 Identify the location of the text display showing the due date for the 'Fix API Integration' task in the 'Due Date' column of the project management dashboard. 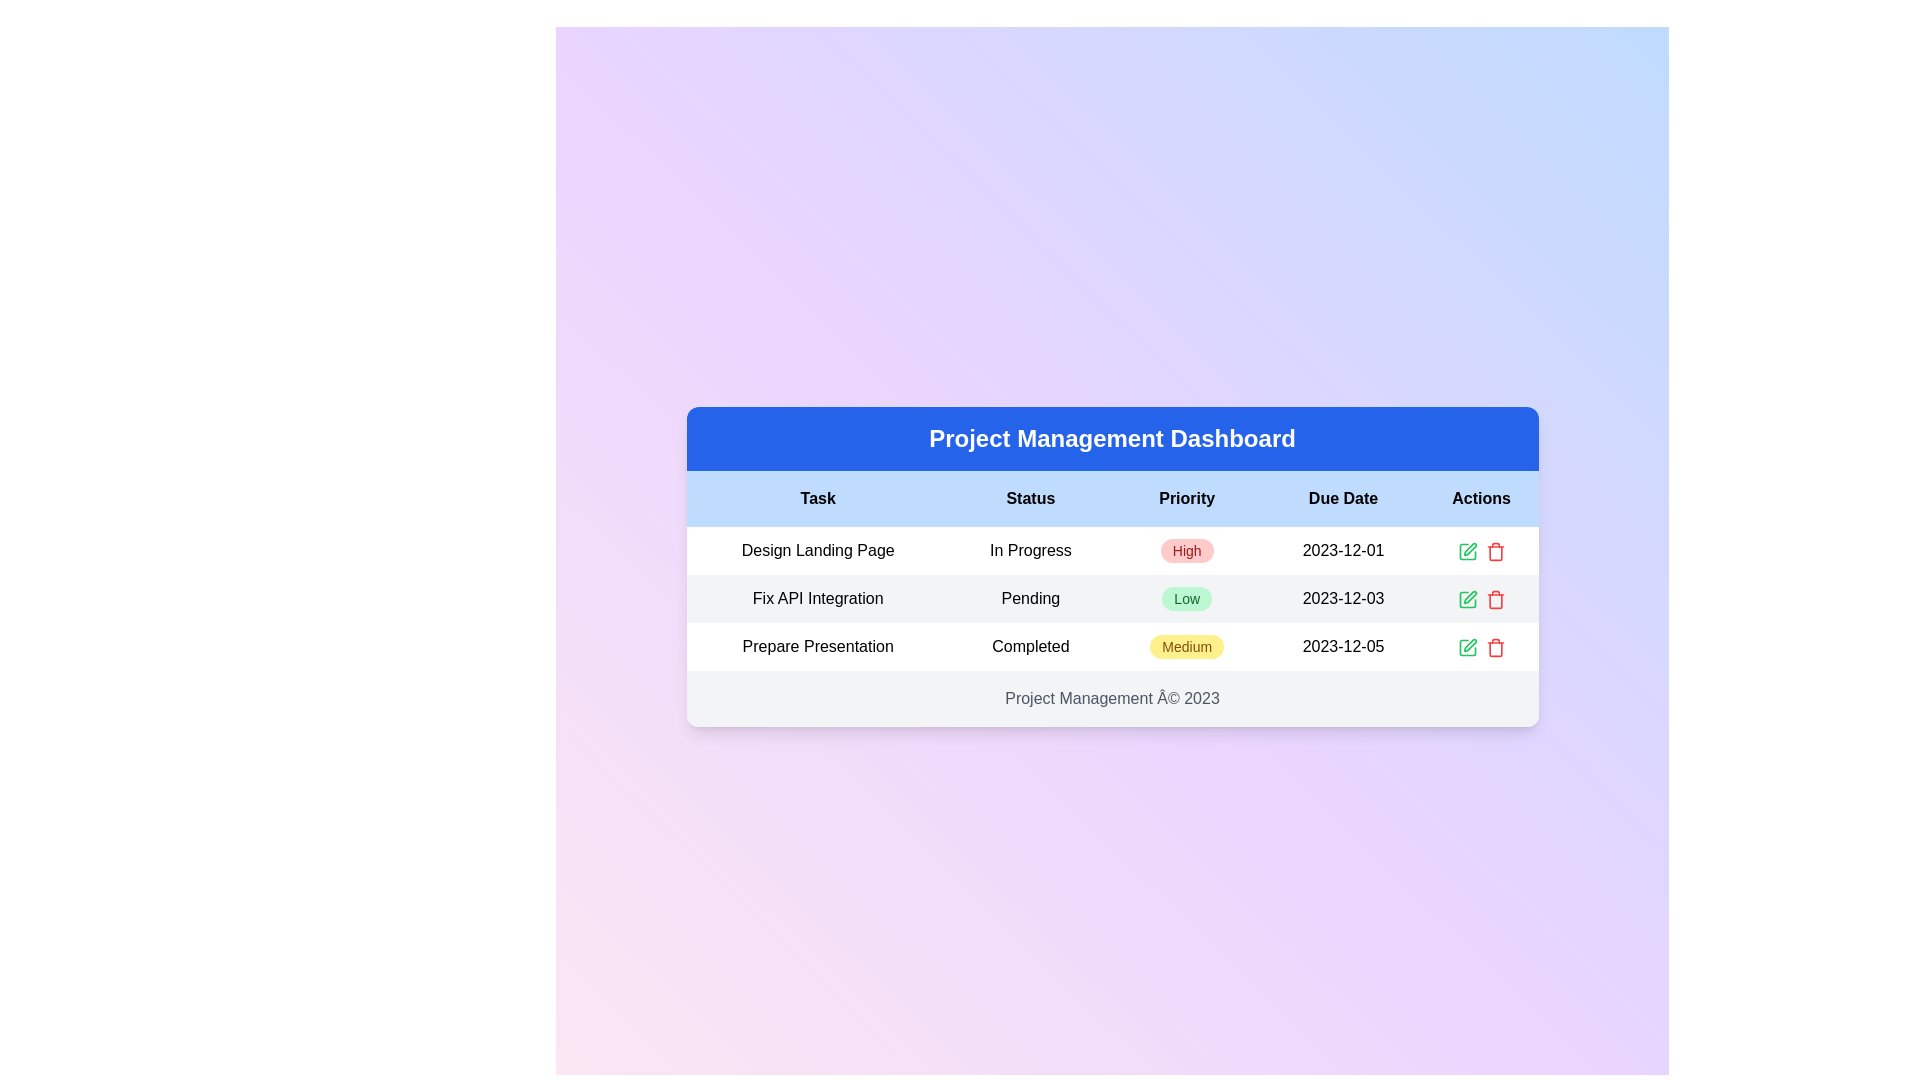
(1343, 597).